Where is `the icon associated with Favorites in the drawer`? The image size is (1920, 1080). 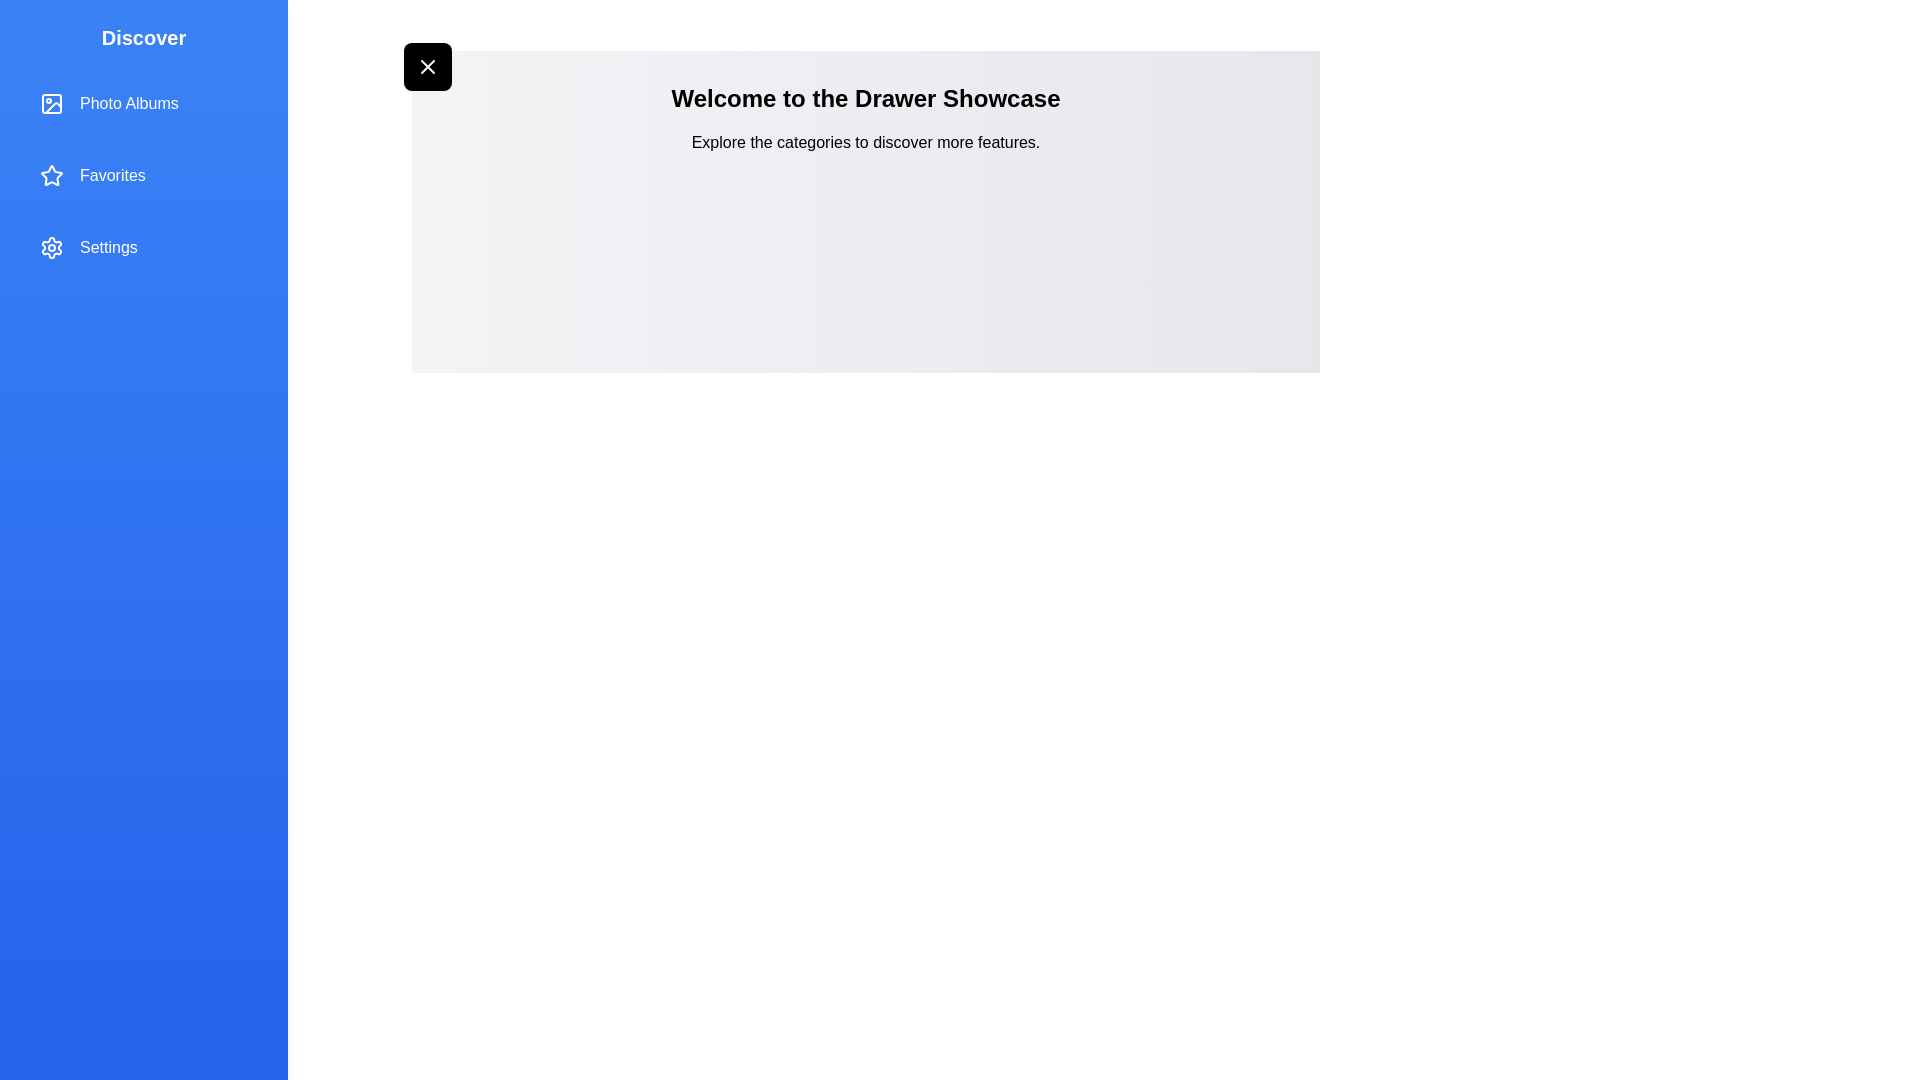 the icon associated with Favorites in the drawer is located at coordinates (52, 175).